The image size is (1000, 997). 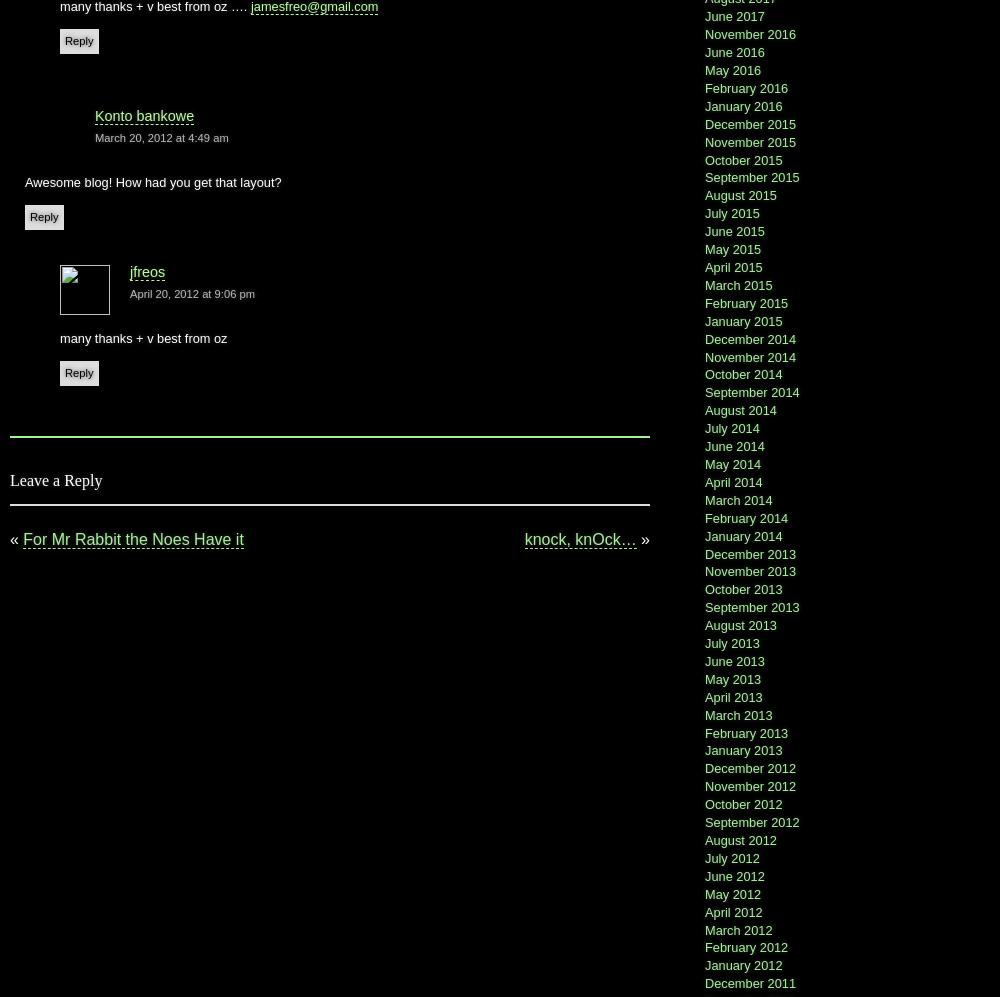 What do you see at coordinates (704, 140) in the screenshot?
I see `'November 2015'` at bounding box center [704, 140].